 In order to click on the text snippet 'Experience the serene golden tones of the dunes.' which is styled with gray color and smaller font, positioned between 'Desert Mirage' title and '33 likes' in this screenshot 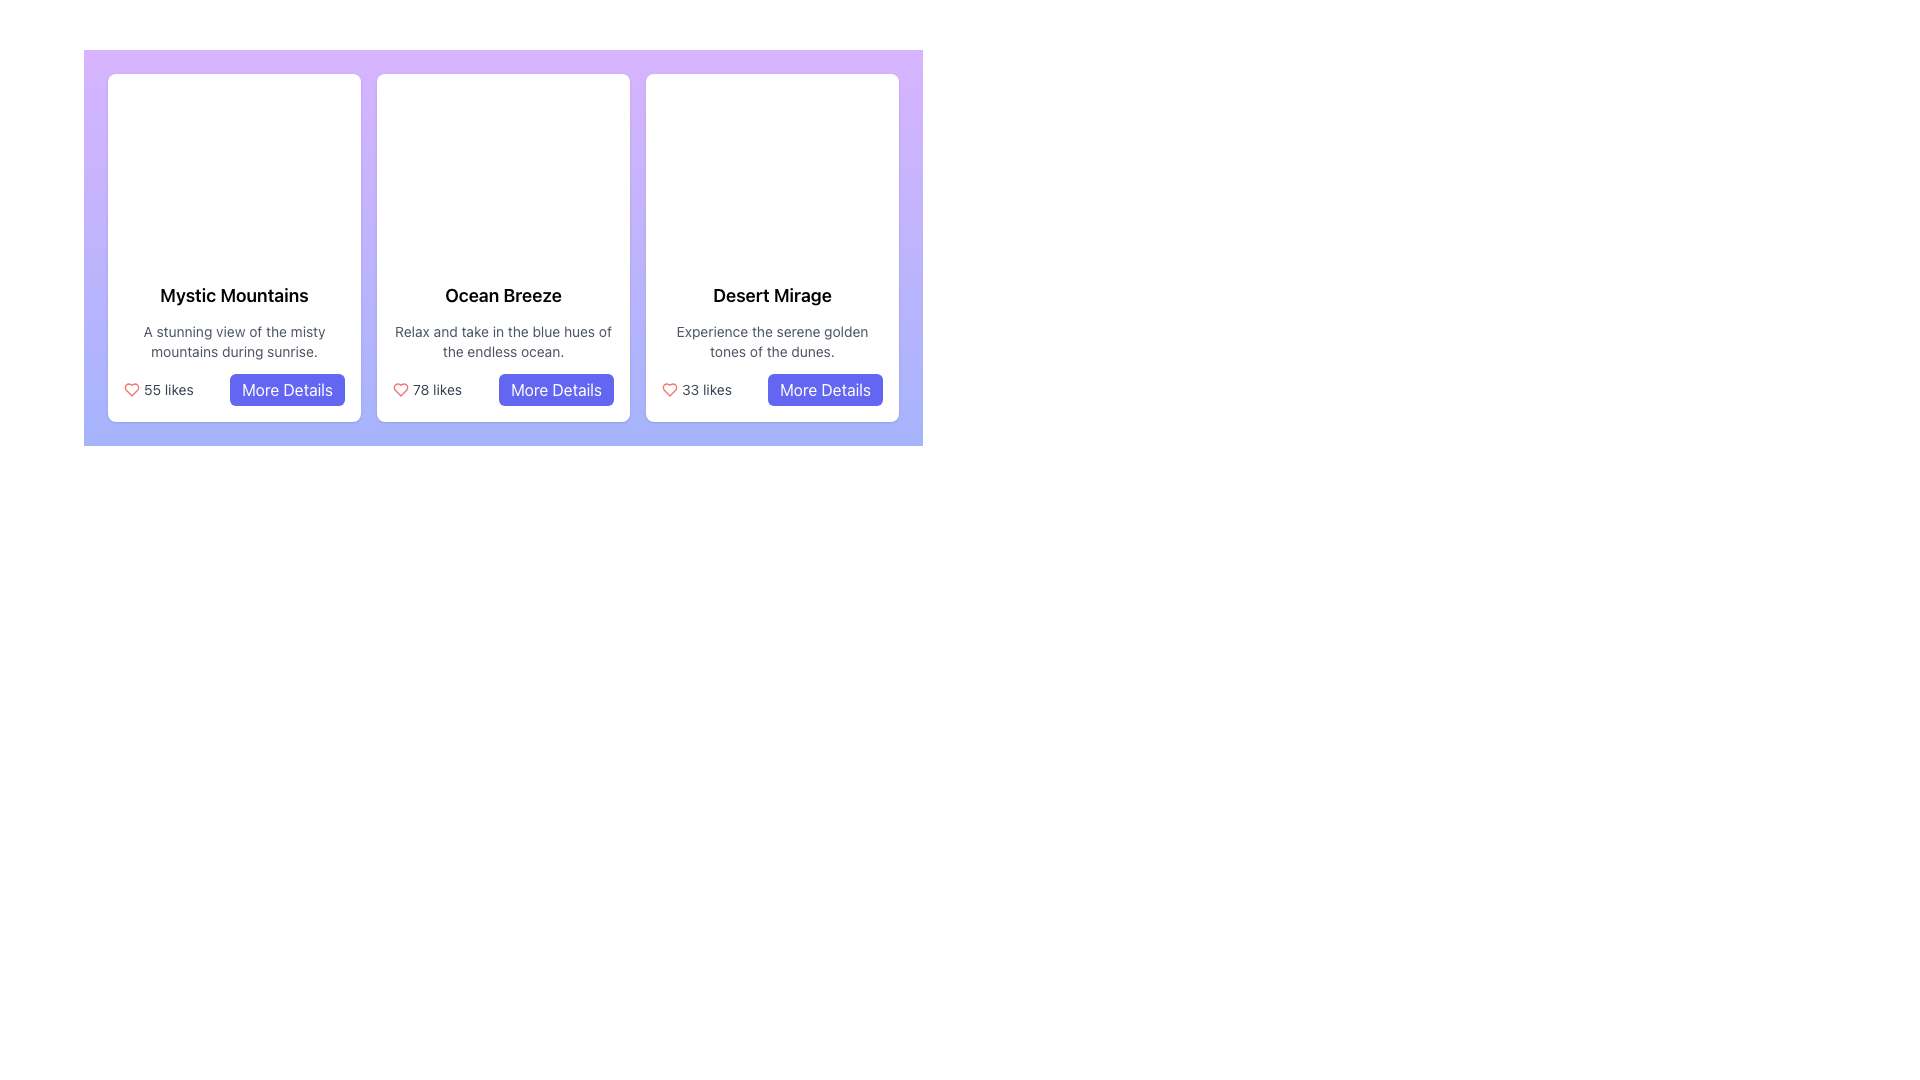, I will do `click(771, 341)`.